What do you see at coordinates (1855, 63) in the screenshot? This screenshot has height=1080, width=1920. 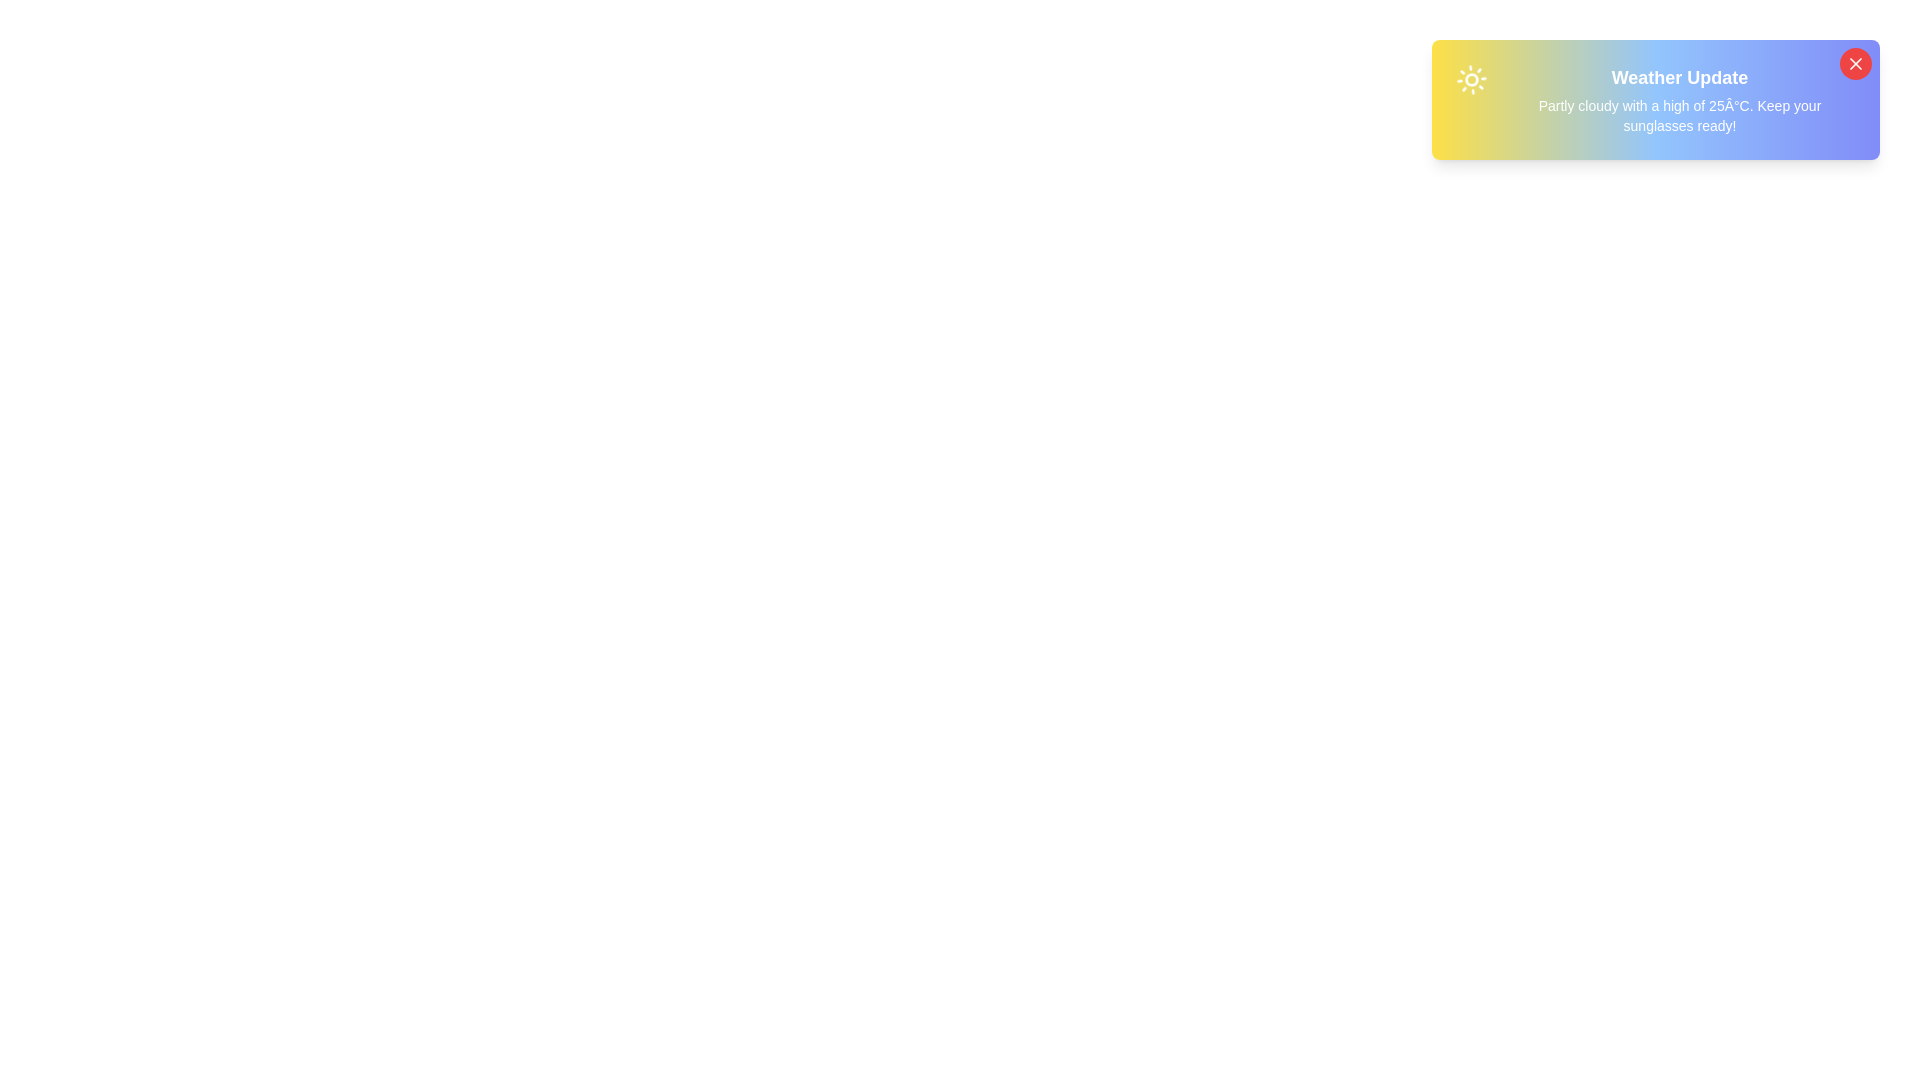 I see `the close button to dismiss the notification snackbar` at bounding box center [1855, 63].